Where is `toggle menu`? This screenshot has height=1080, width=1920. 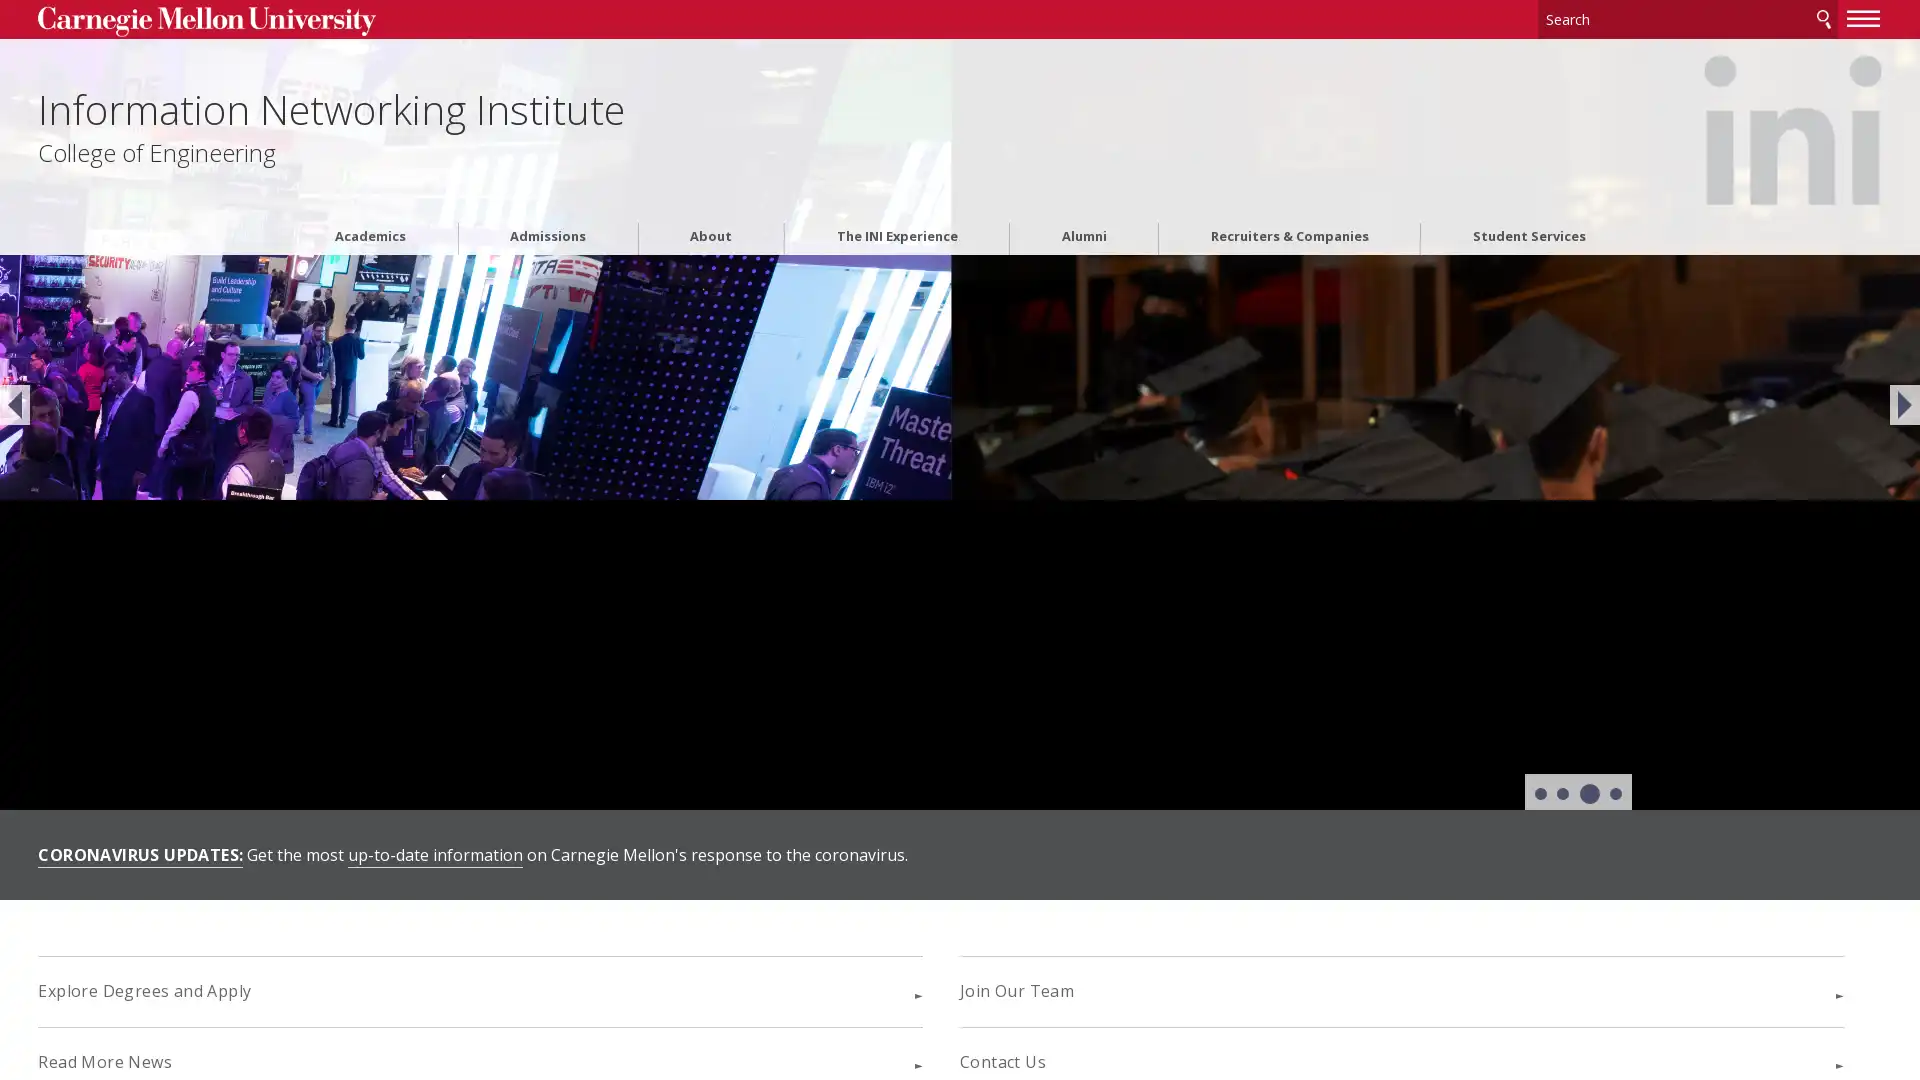
toggle menu is located at coordinates (1613, 18).